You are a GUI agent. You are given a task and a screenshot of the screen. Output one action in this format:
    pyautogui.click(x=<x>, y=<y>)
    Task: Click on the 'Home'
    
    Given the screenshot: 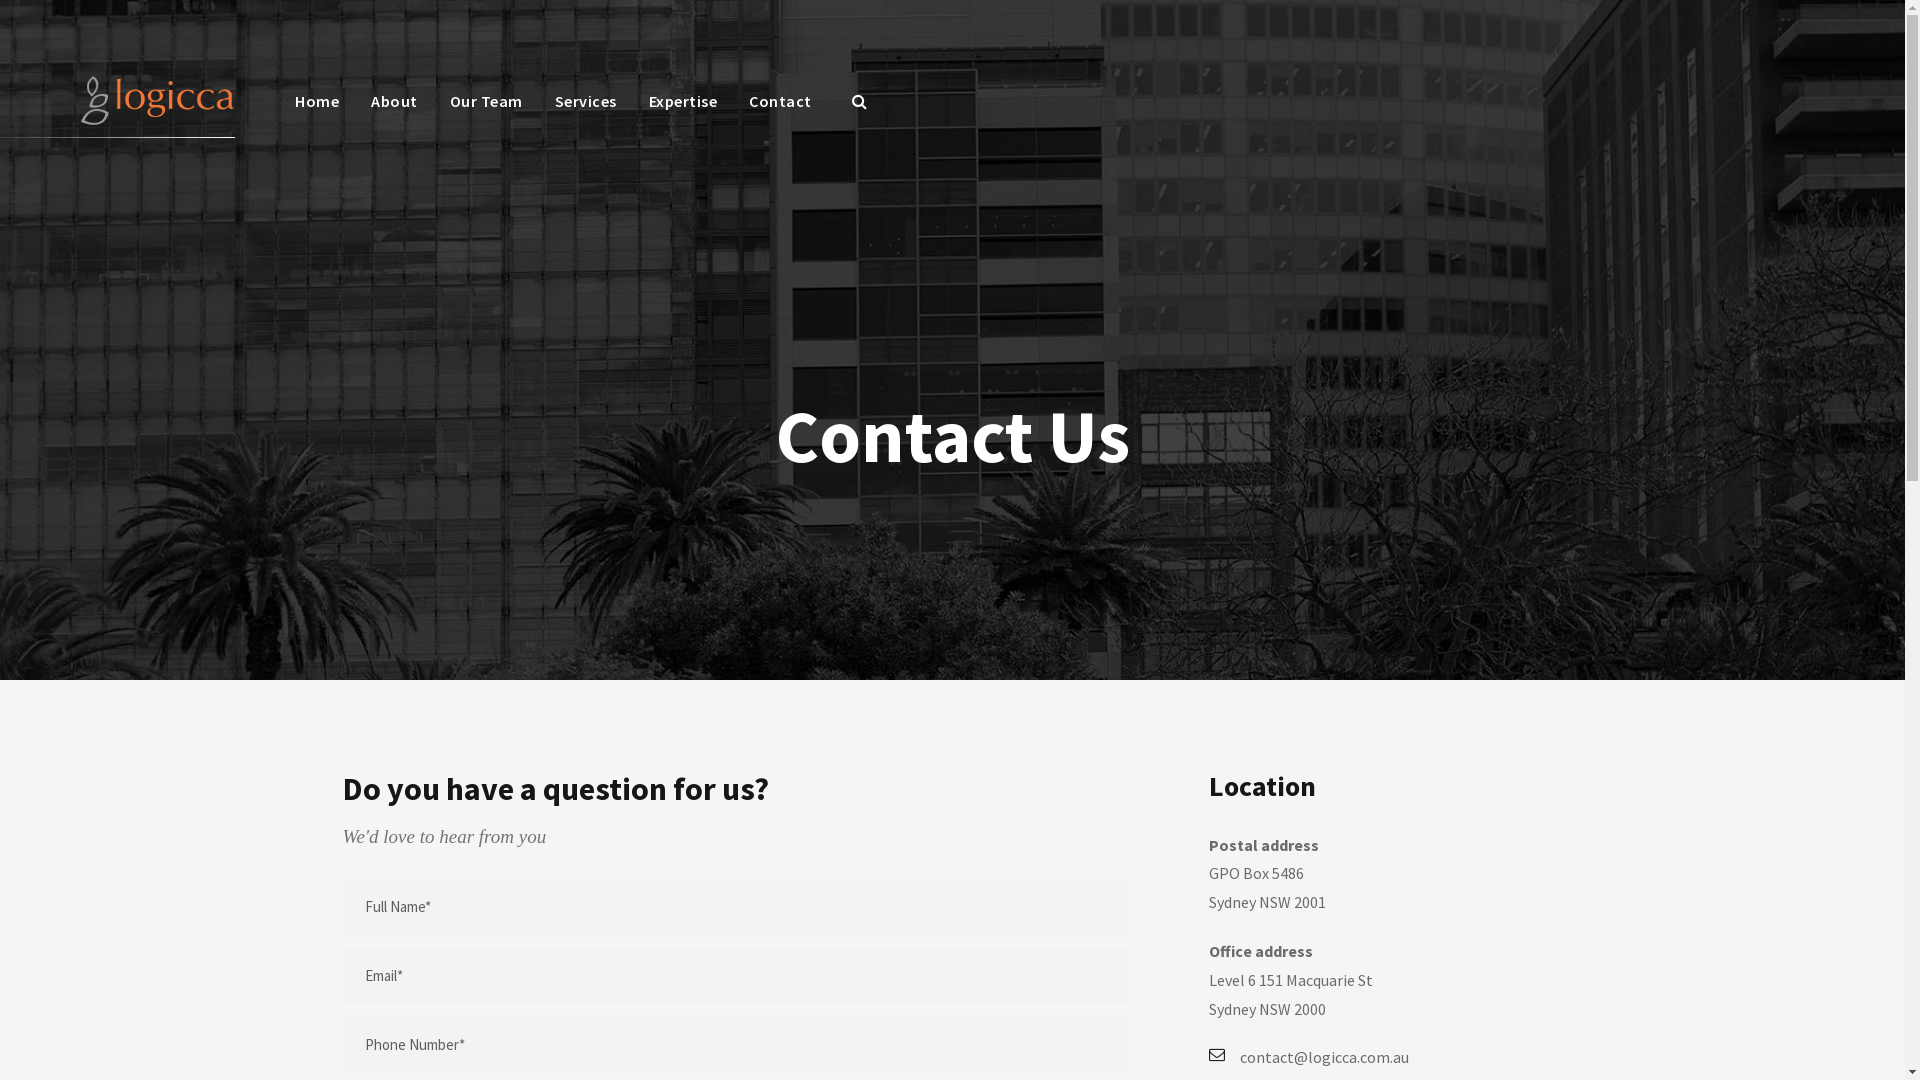 What is the action you would take?
    pyautogui.click(x=315, y=111)
    